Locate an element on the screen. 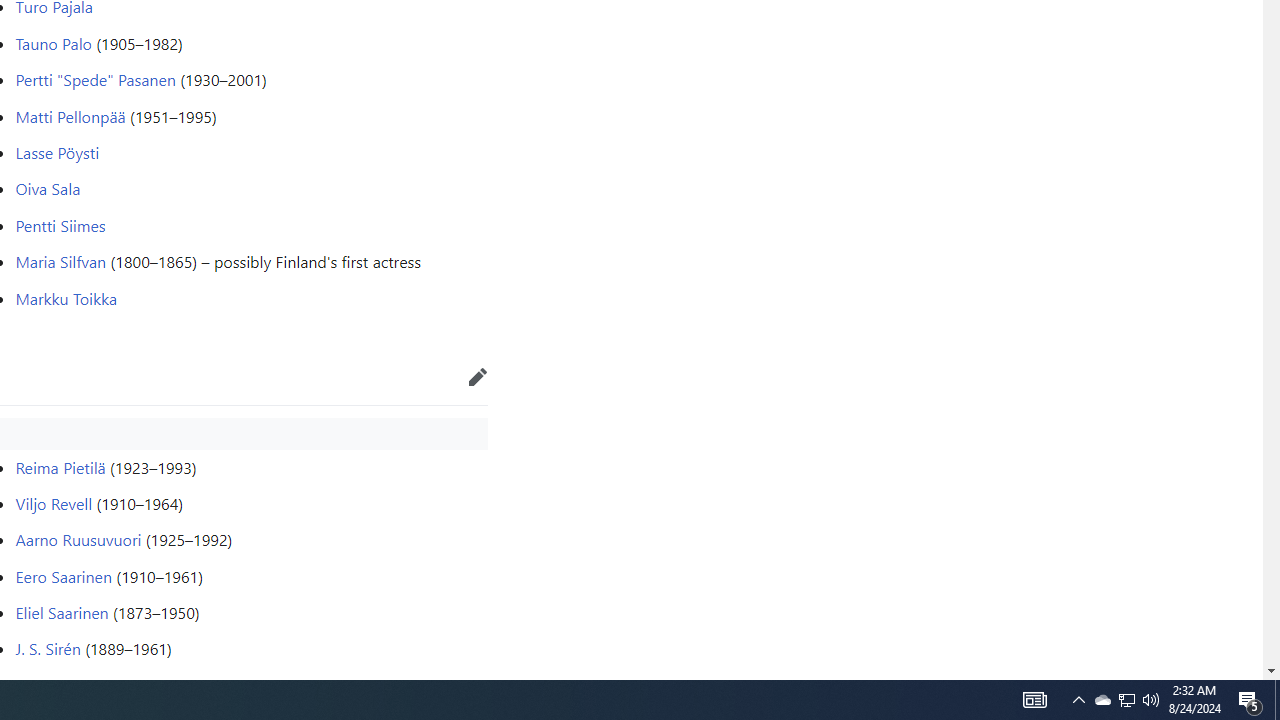  'Eliel Saarinen' is located at coordinates (62, 612).